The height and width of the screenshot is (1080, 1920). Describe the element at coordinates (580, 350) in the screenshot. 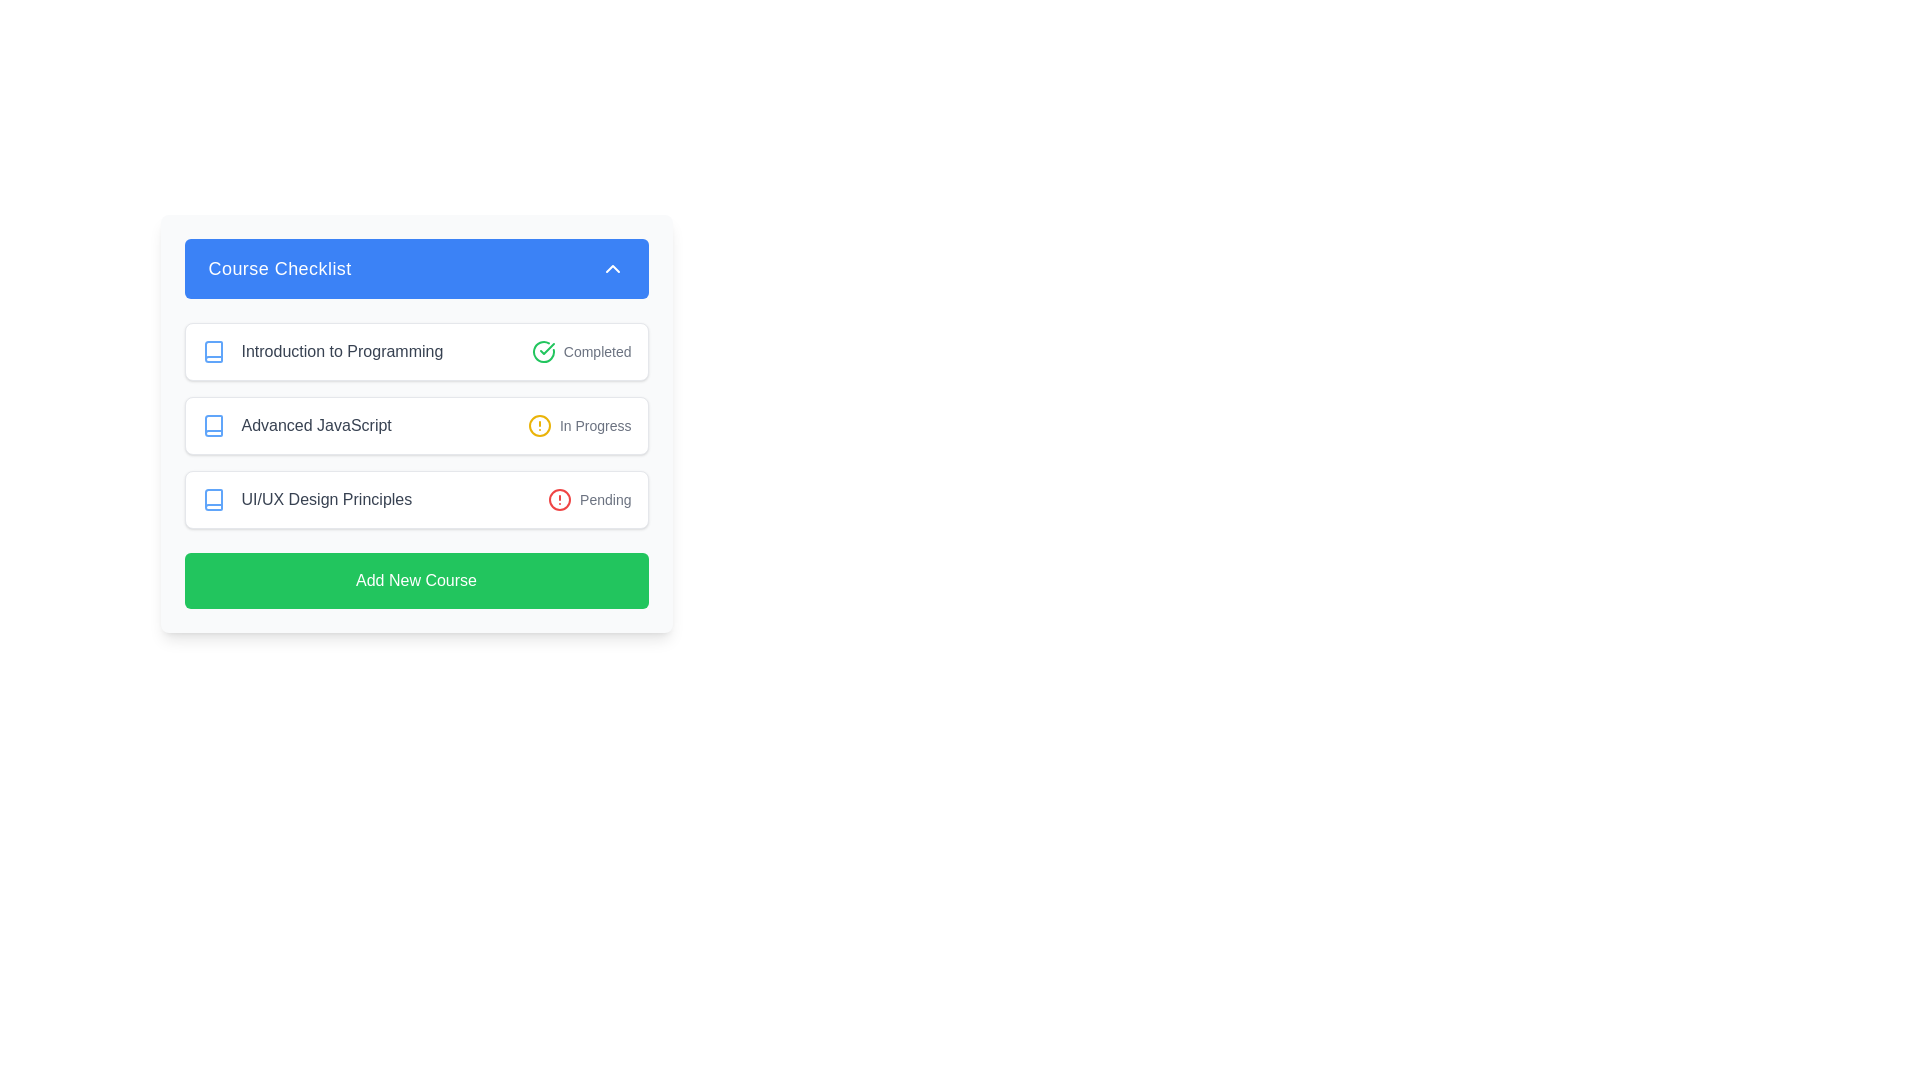

I see `the status information associated with the 'Completed' text and green checkmark icon located in the right section of the first row labeled 'Introduction to Programming'` at that location.